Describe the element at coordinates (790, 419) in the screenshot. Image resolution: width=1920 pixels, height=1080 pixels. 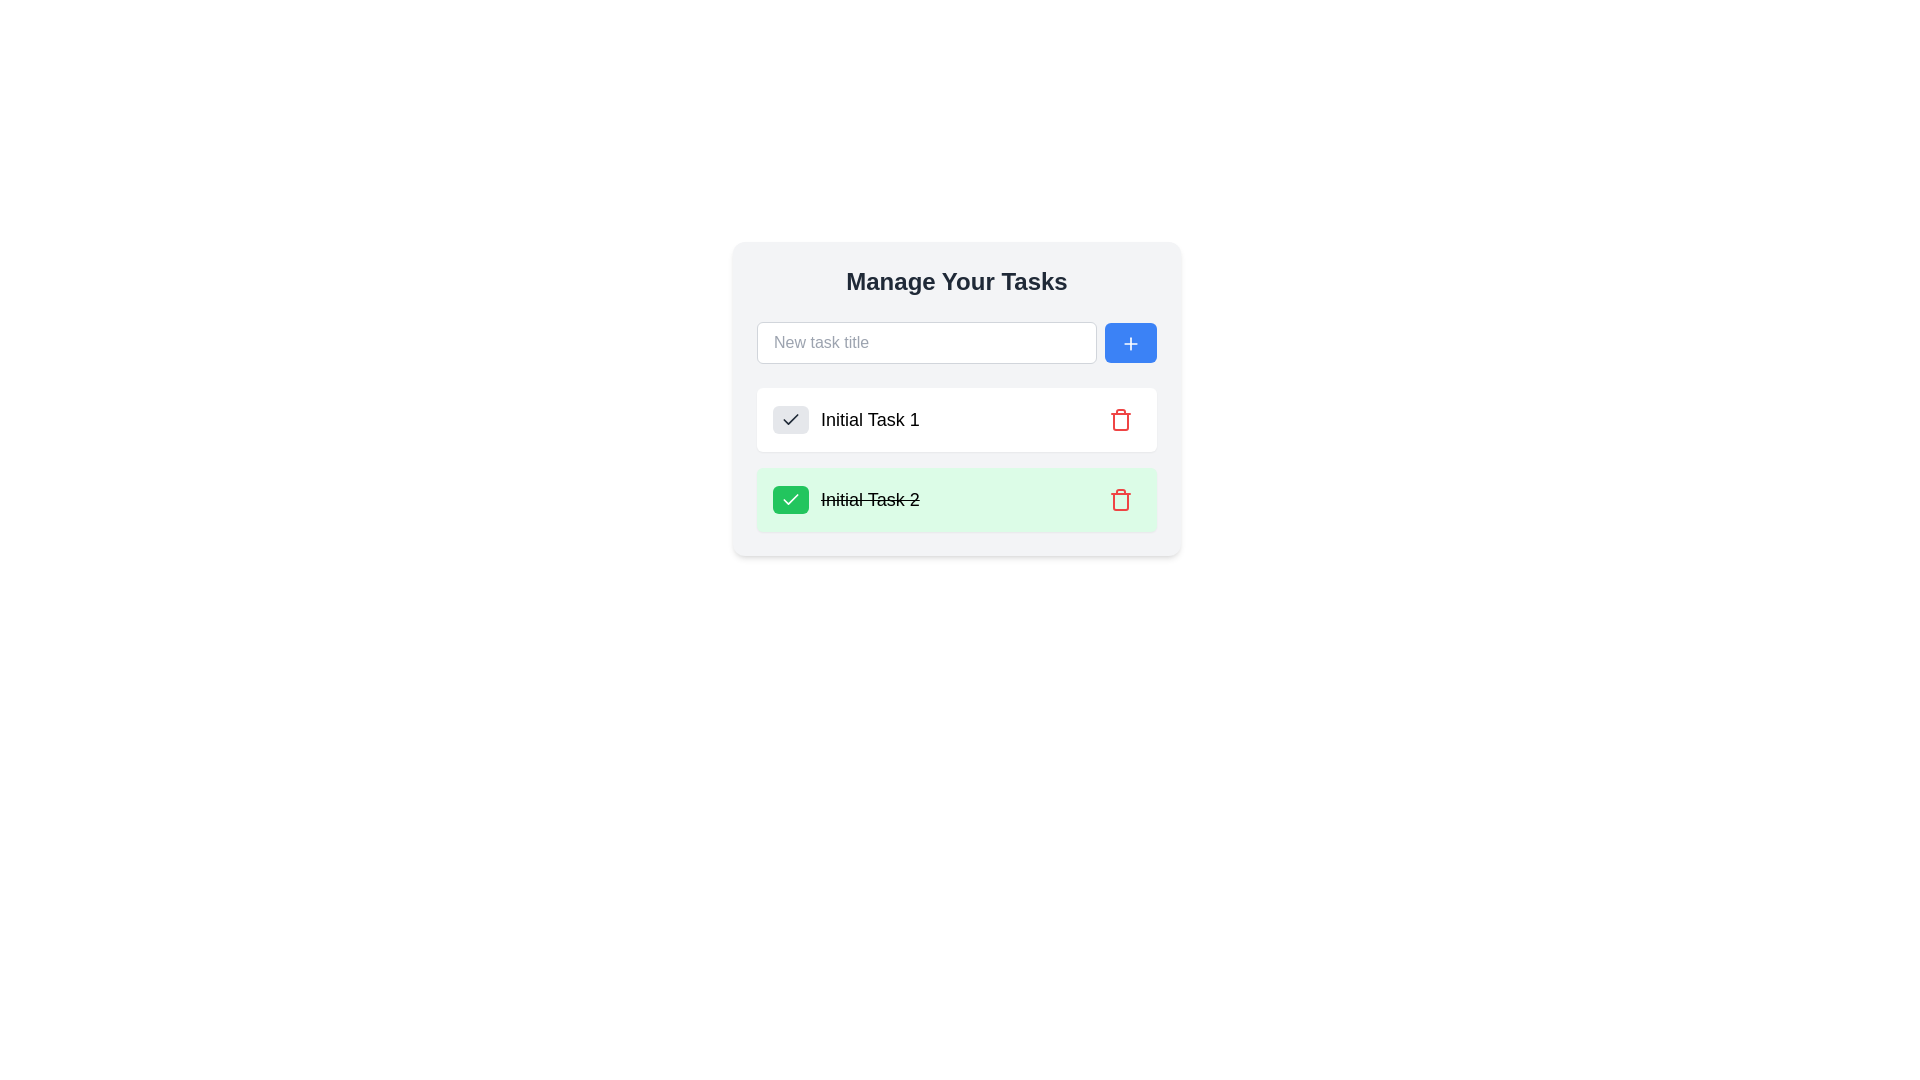
I see `the checkbox styled as a button` at that location.